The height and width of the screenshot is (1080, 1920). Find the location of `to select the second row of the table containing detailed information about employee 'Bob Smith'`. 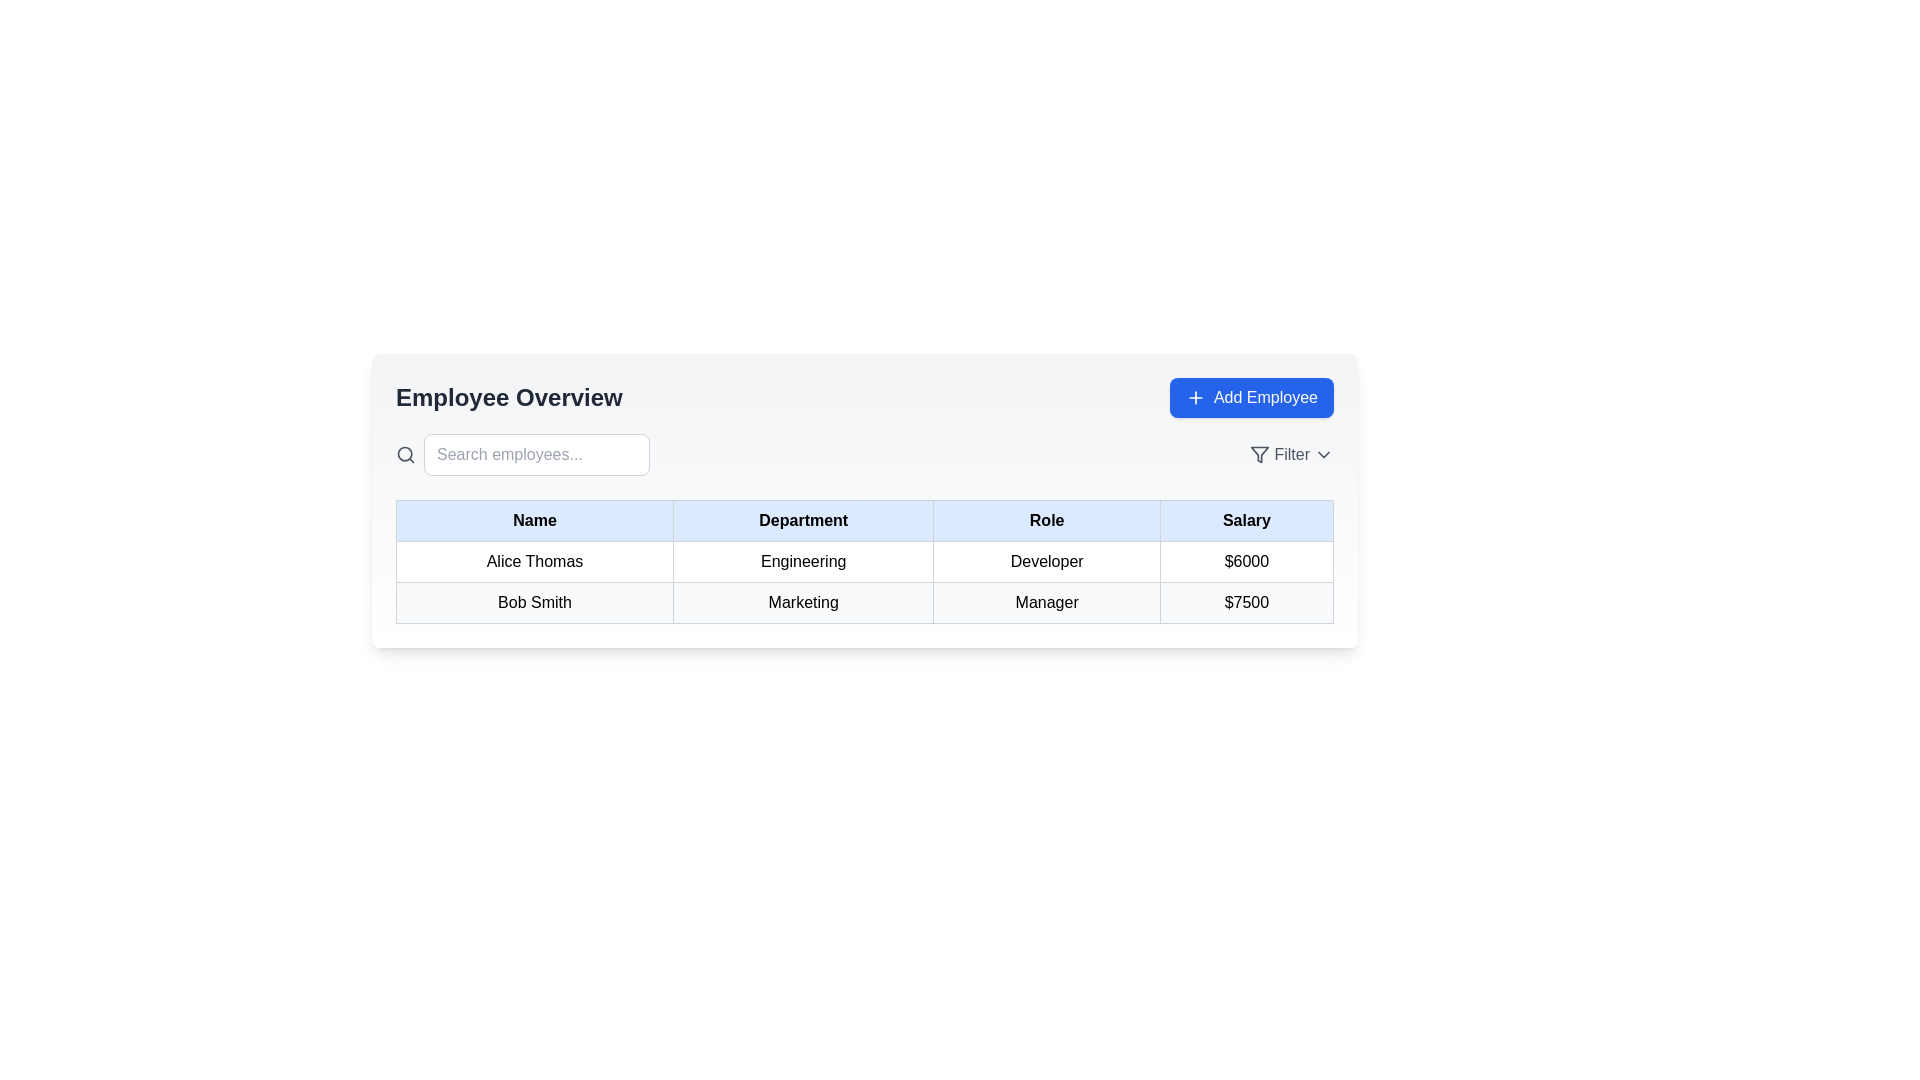

to select the second row of the table containing detailed information about employee 'Bob Smith' is located at coordinates (864, 582).